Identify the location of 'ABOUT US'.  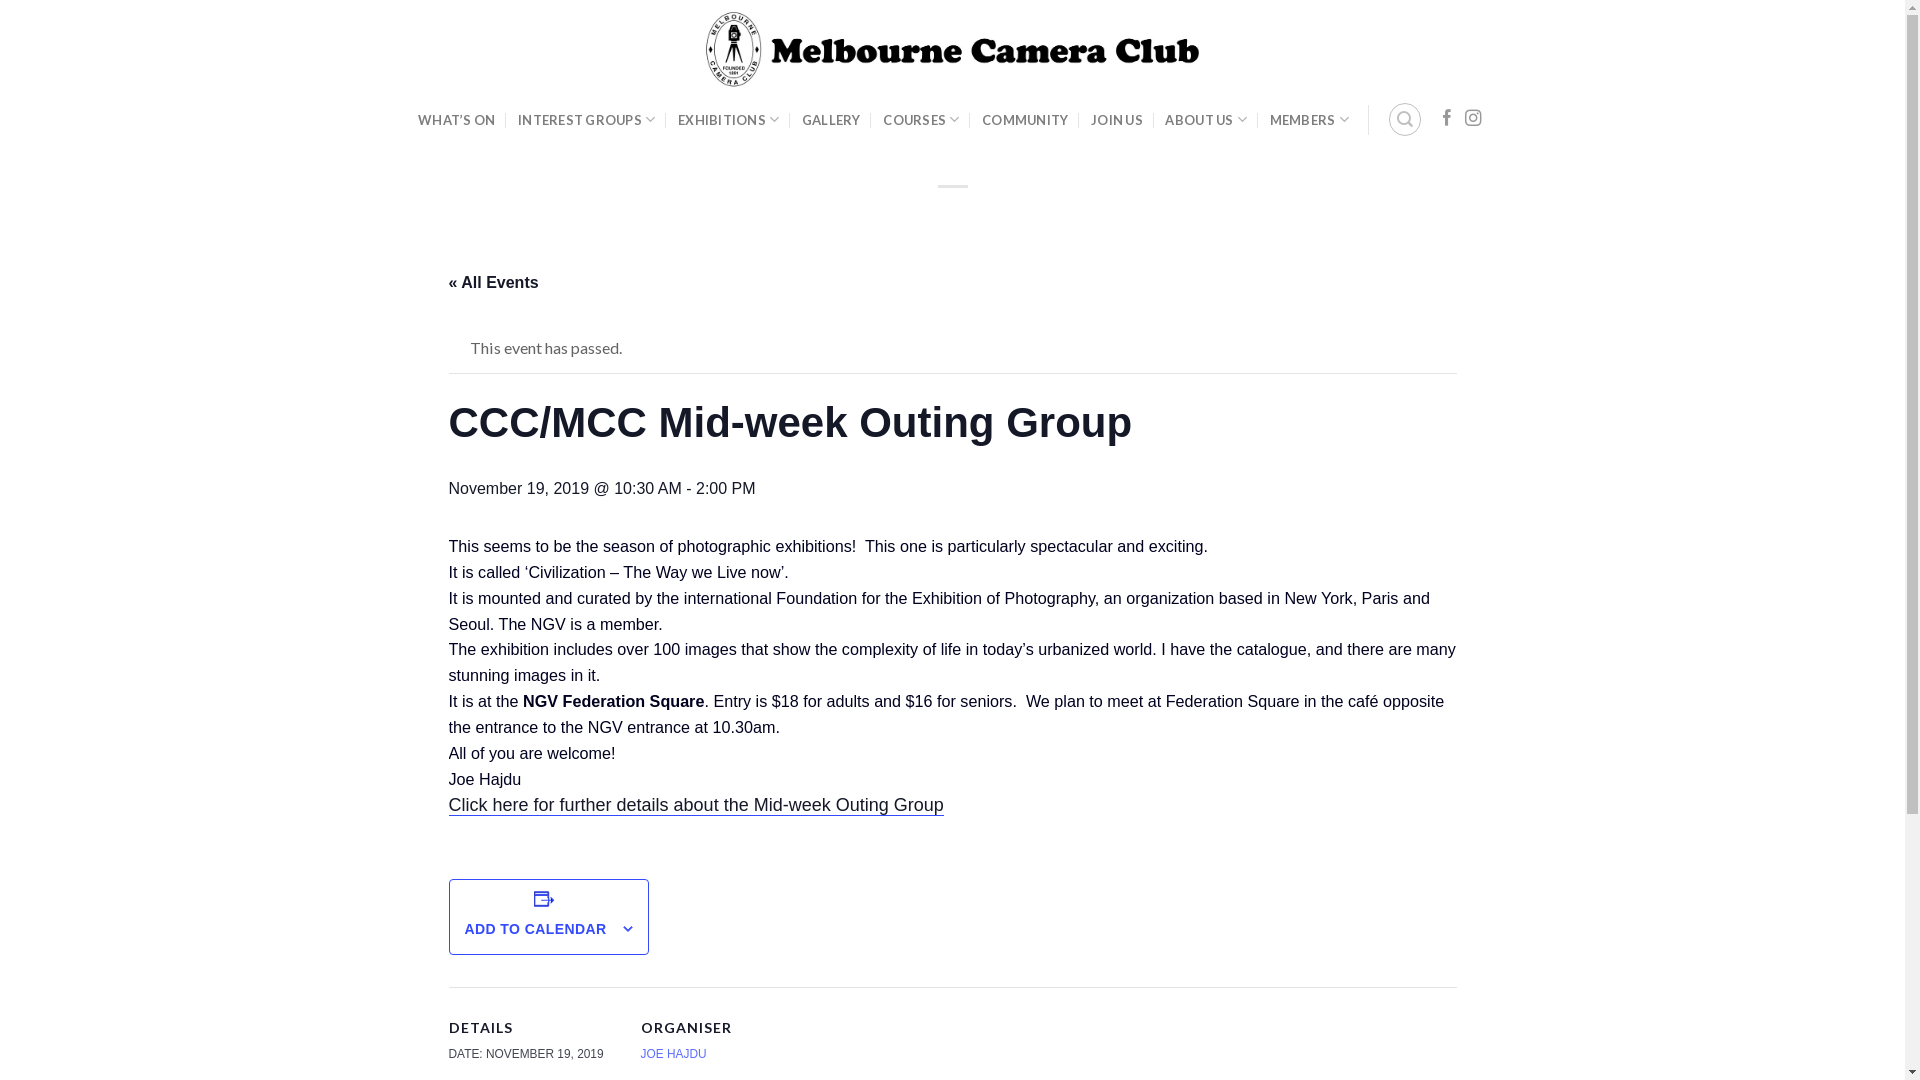
(1204, 119).